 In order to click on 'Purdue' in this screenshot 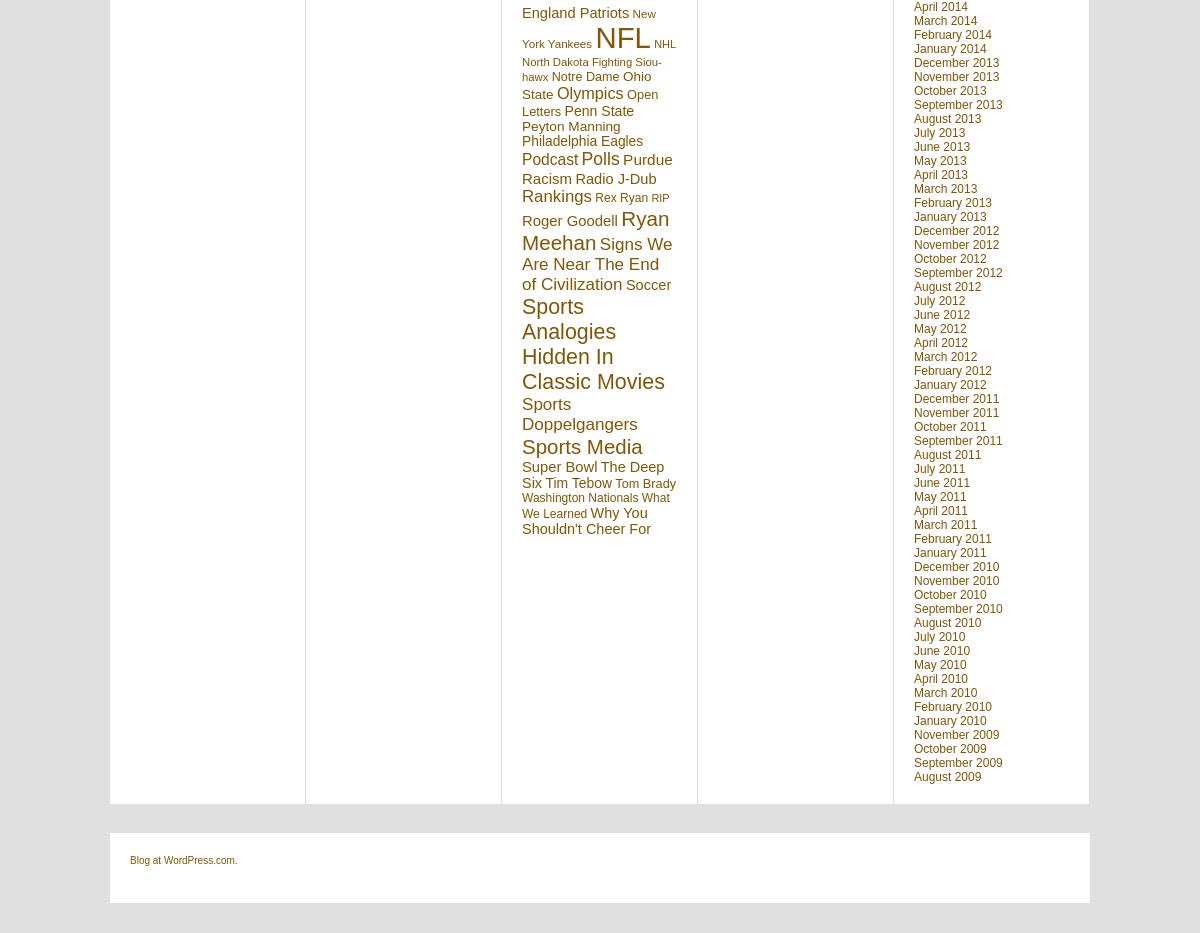, I will do `click(647, 158)`.